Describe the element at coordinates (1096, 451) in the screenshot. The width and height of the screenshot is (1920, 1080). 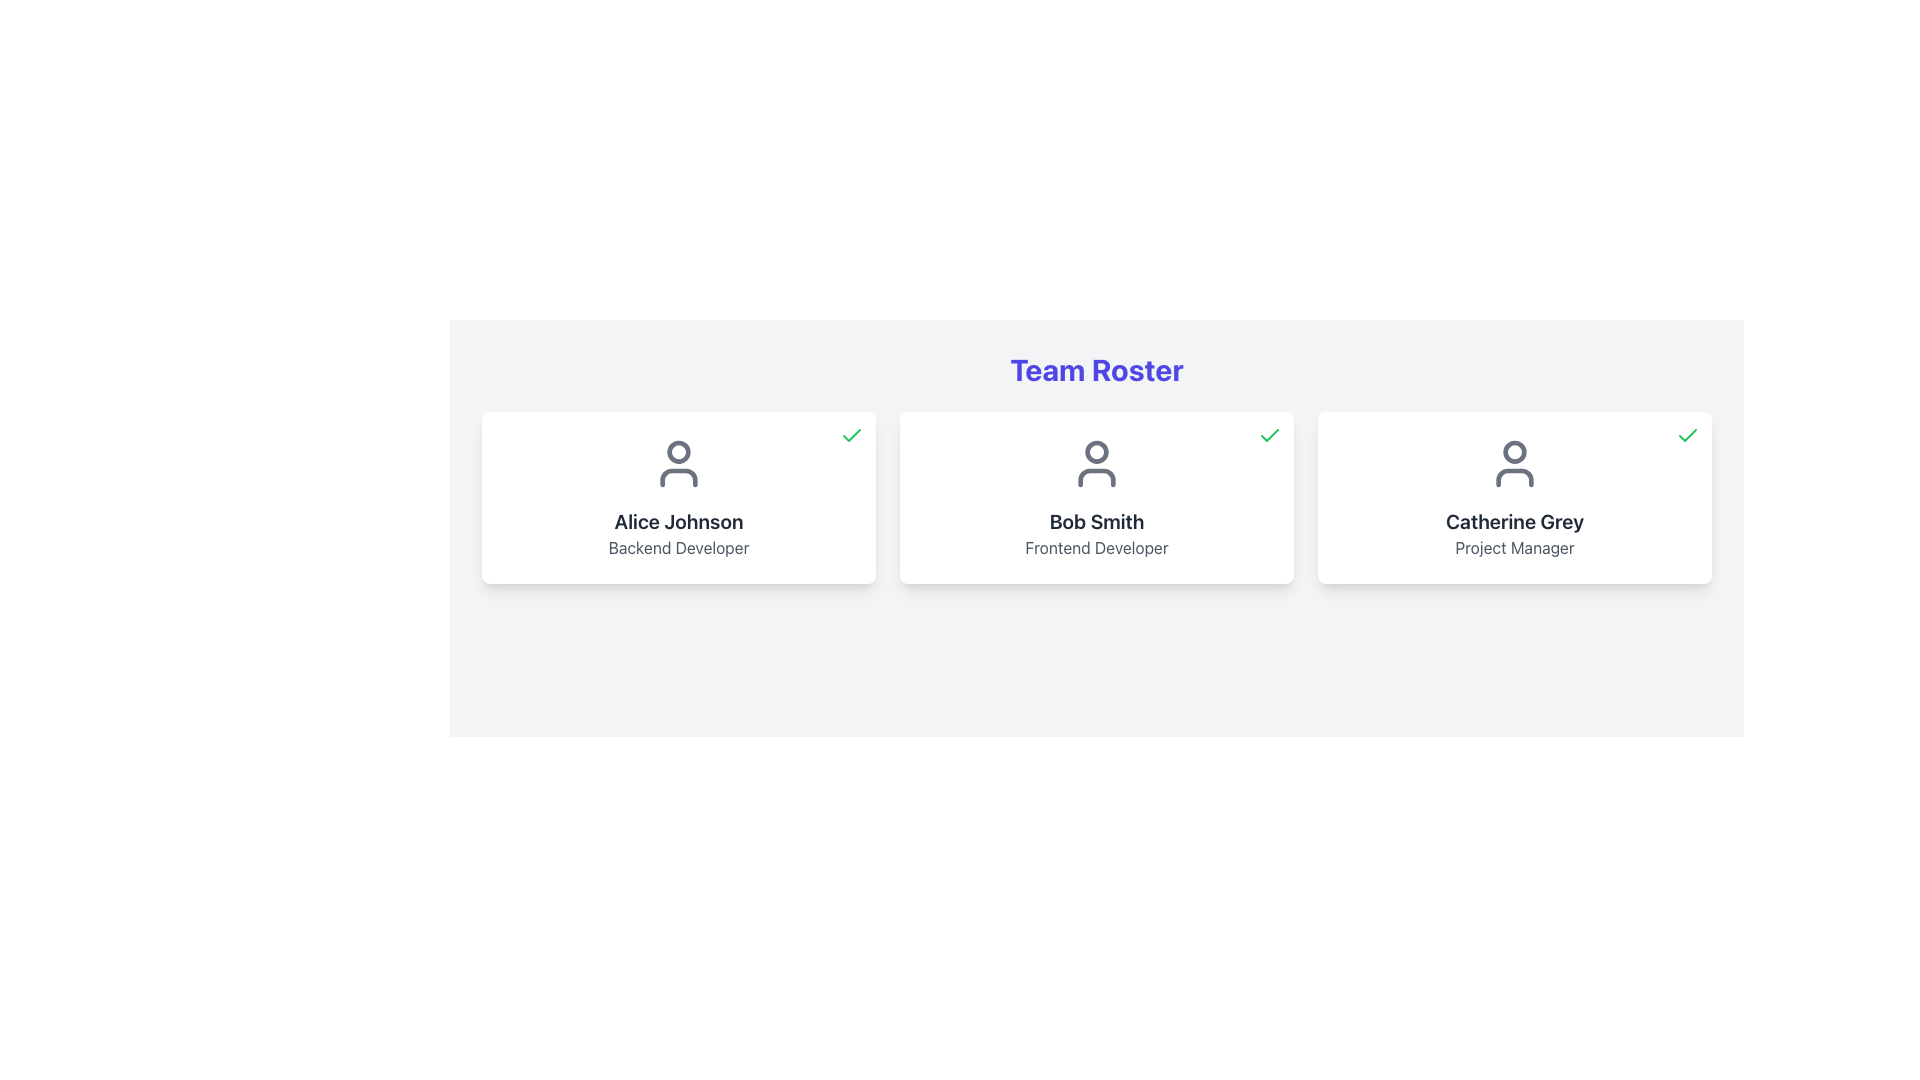
I see `the circular vector graphic representing the user icon of 'Bob Smith' located` at that location.